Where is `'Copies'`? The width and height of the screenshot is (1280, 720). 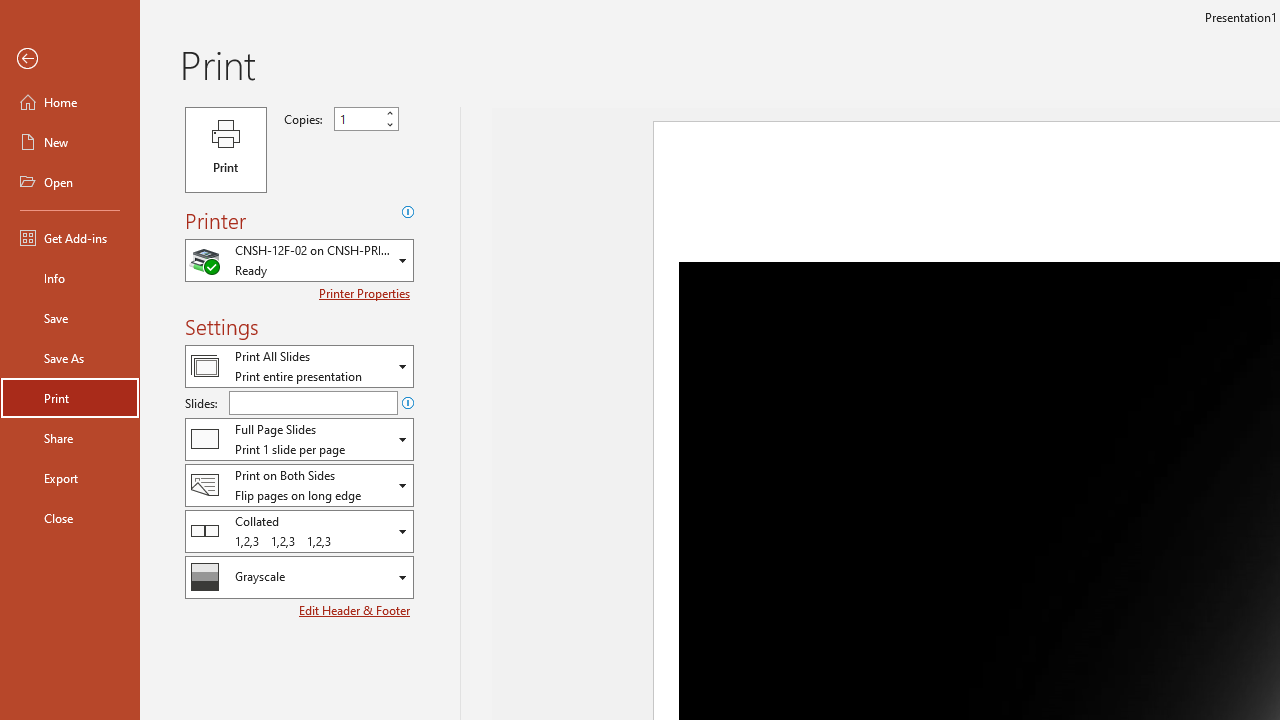
'Copies' is located at coordinates (358, 119).